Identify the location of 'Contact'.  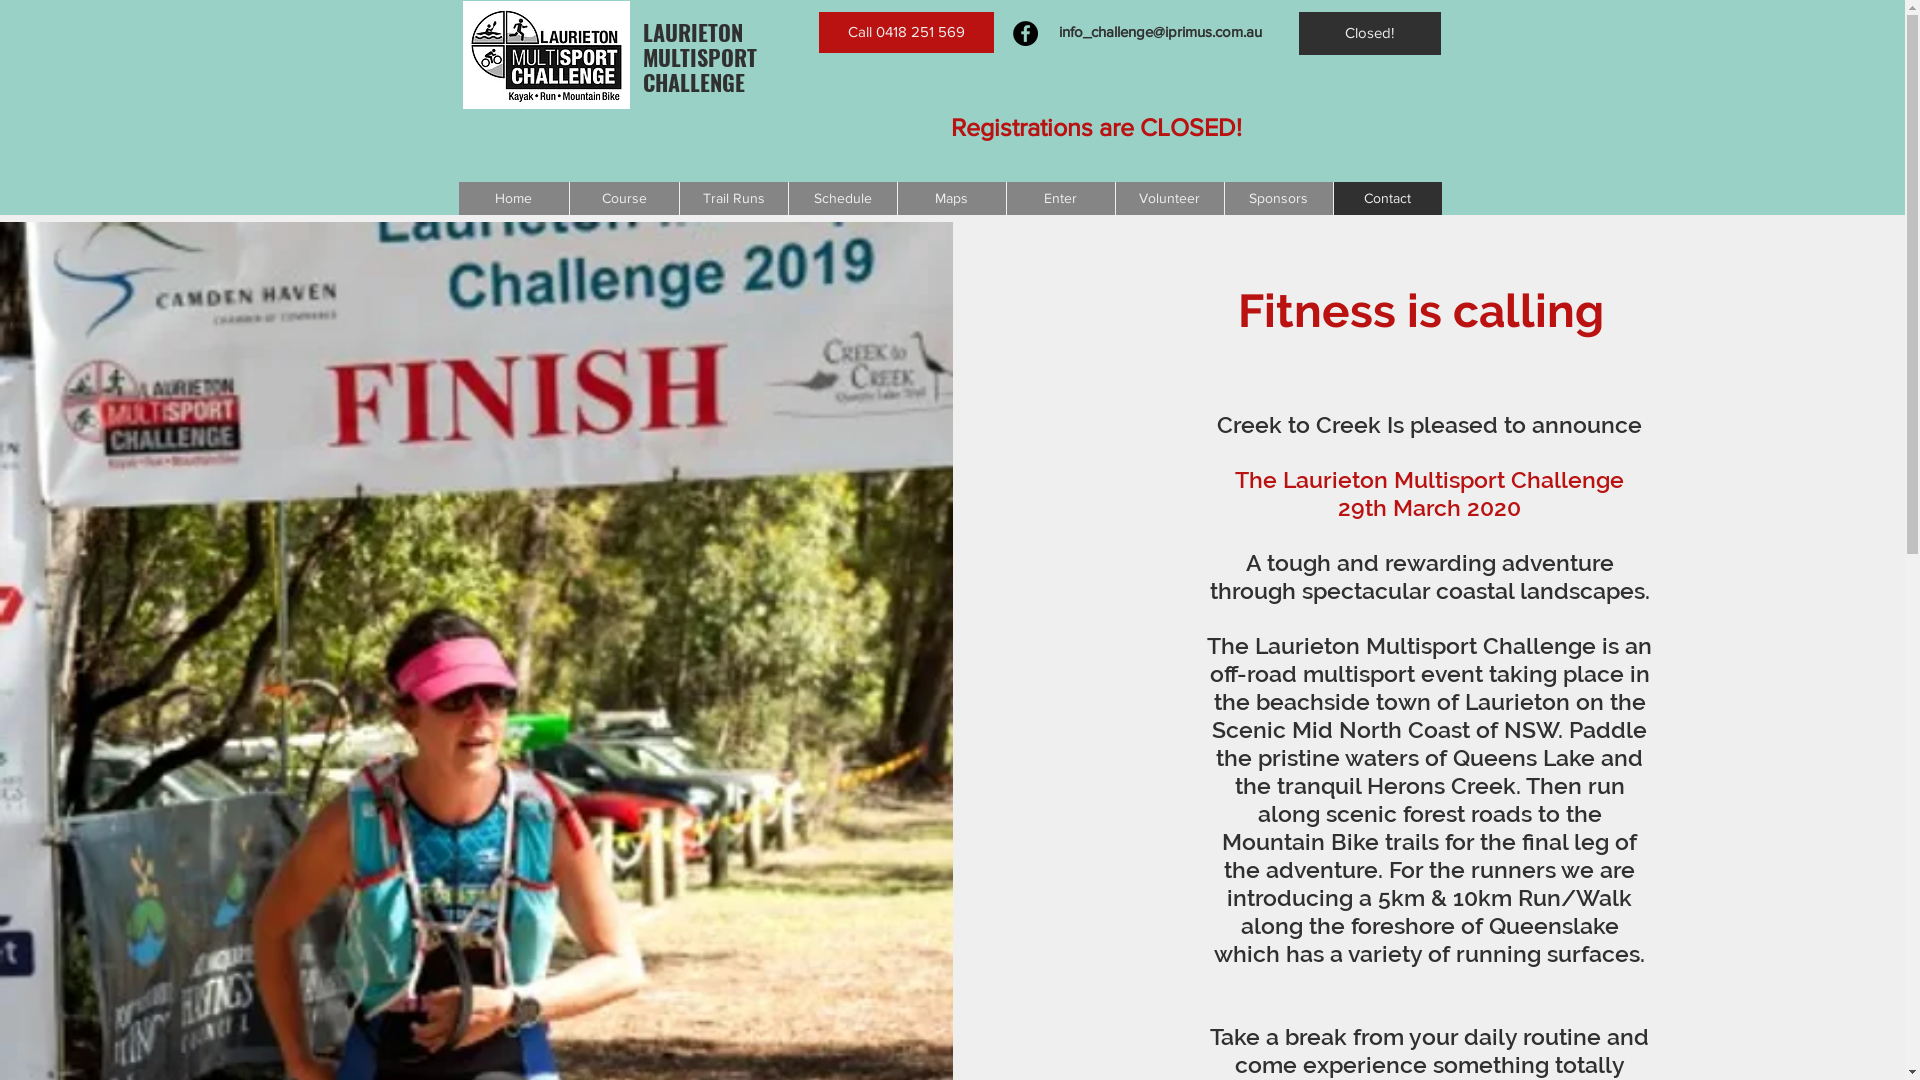
(1385, 198).